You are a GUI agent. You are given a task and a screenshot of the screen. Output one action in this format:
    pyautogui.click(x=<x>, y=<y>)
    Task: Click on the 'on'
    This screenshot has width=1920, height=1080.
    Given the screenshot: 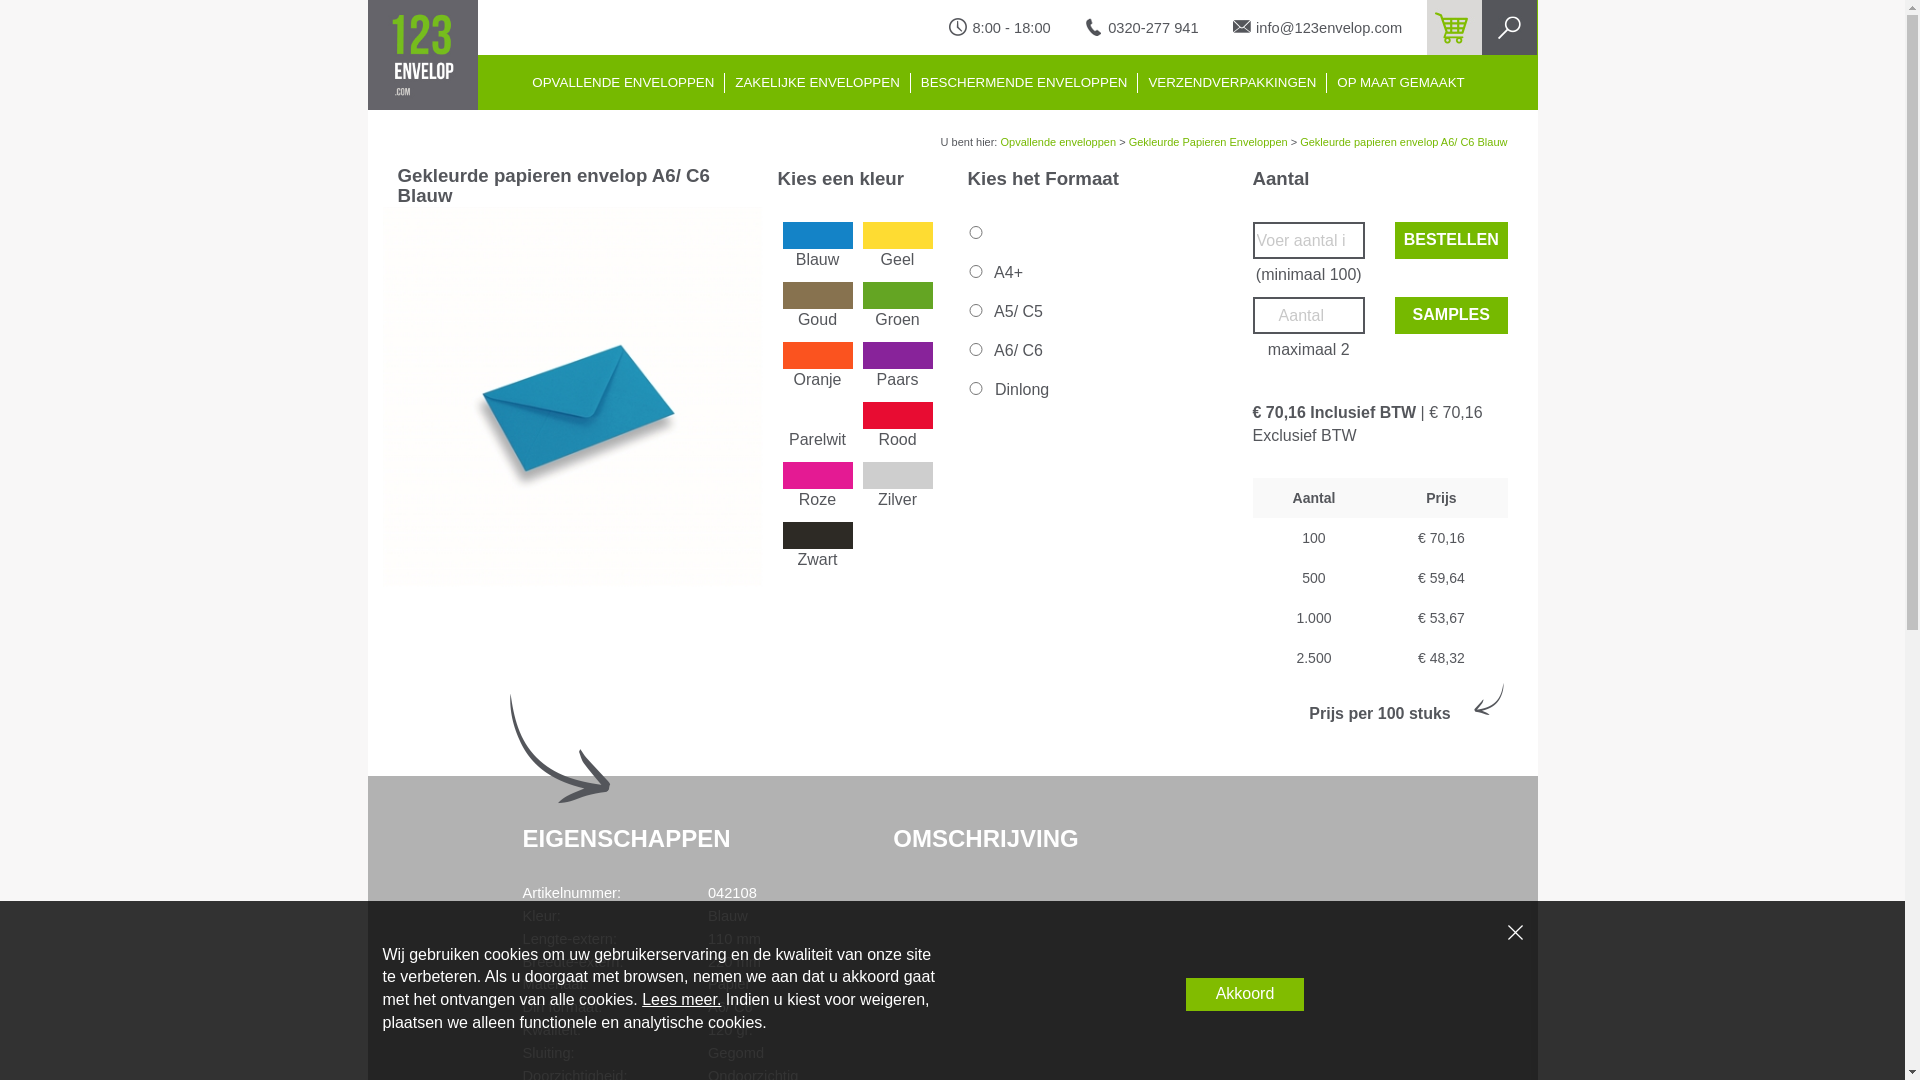 What is the action you would take?
    pyautogui.click(x=975, y=231)
    